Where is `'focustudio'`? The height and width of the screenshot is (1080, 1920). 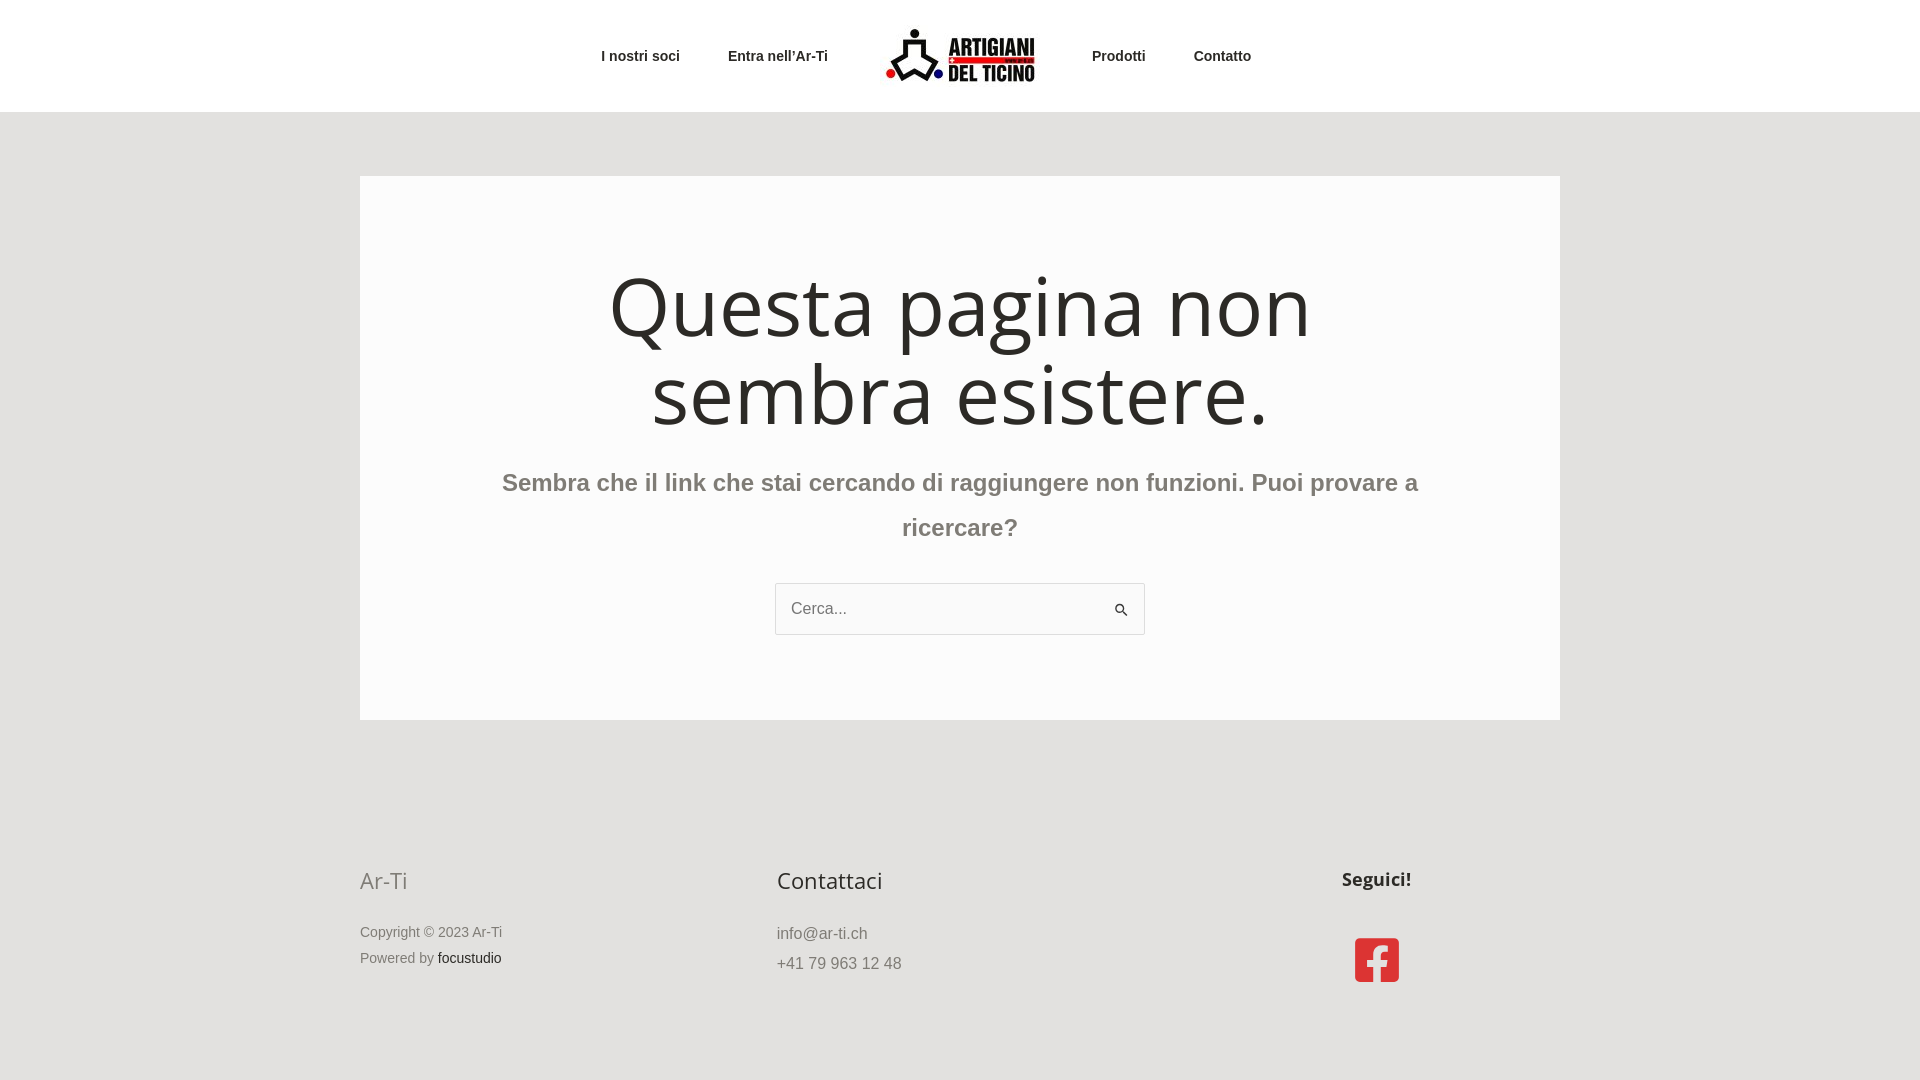 'focustudio' is located at coordinates (469, 956).